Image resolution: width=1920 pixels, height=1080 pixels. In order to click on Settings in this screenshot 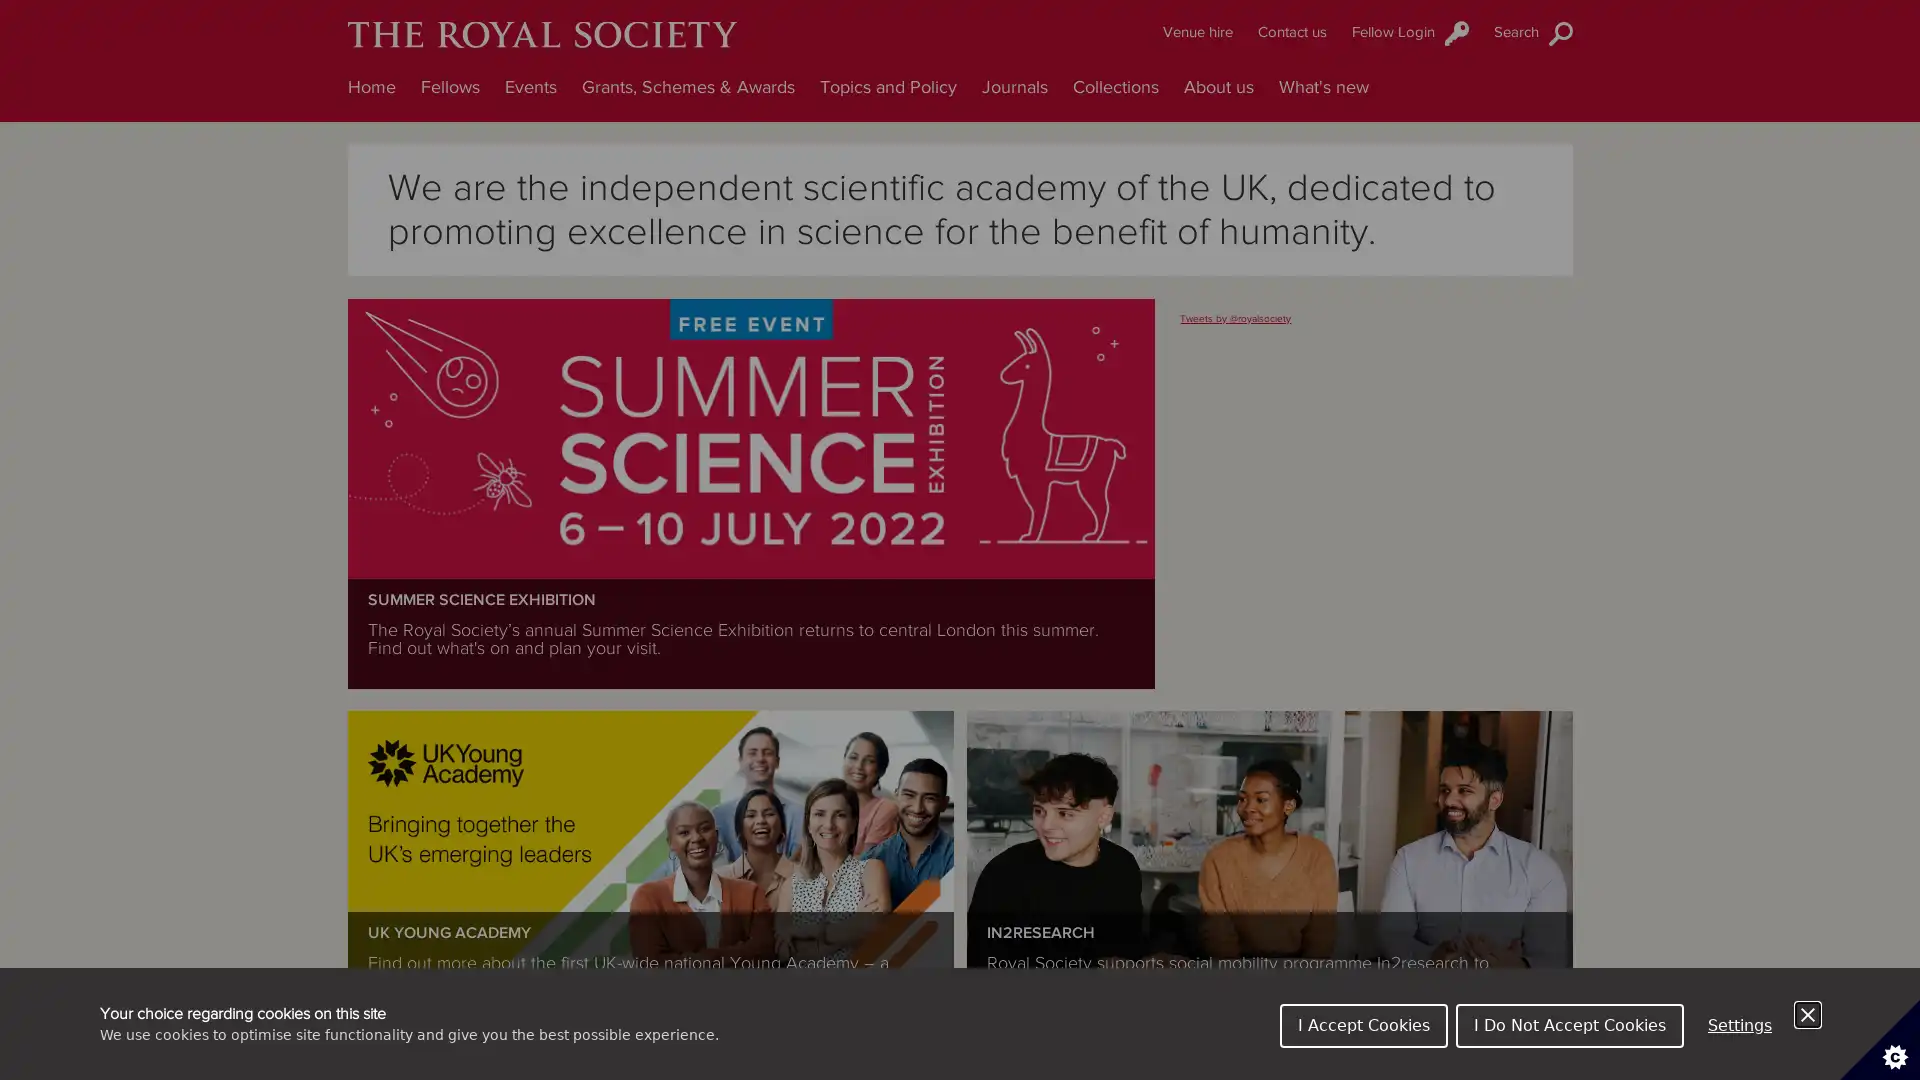, I will do `click(1738, 1026)`.